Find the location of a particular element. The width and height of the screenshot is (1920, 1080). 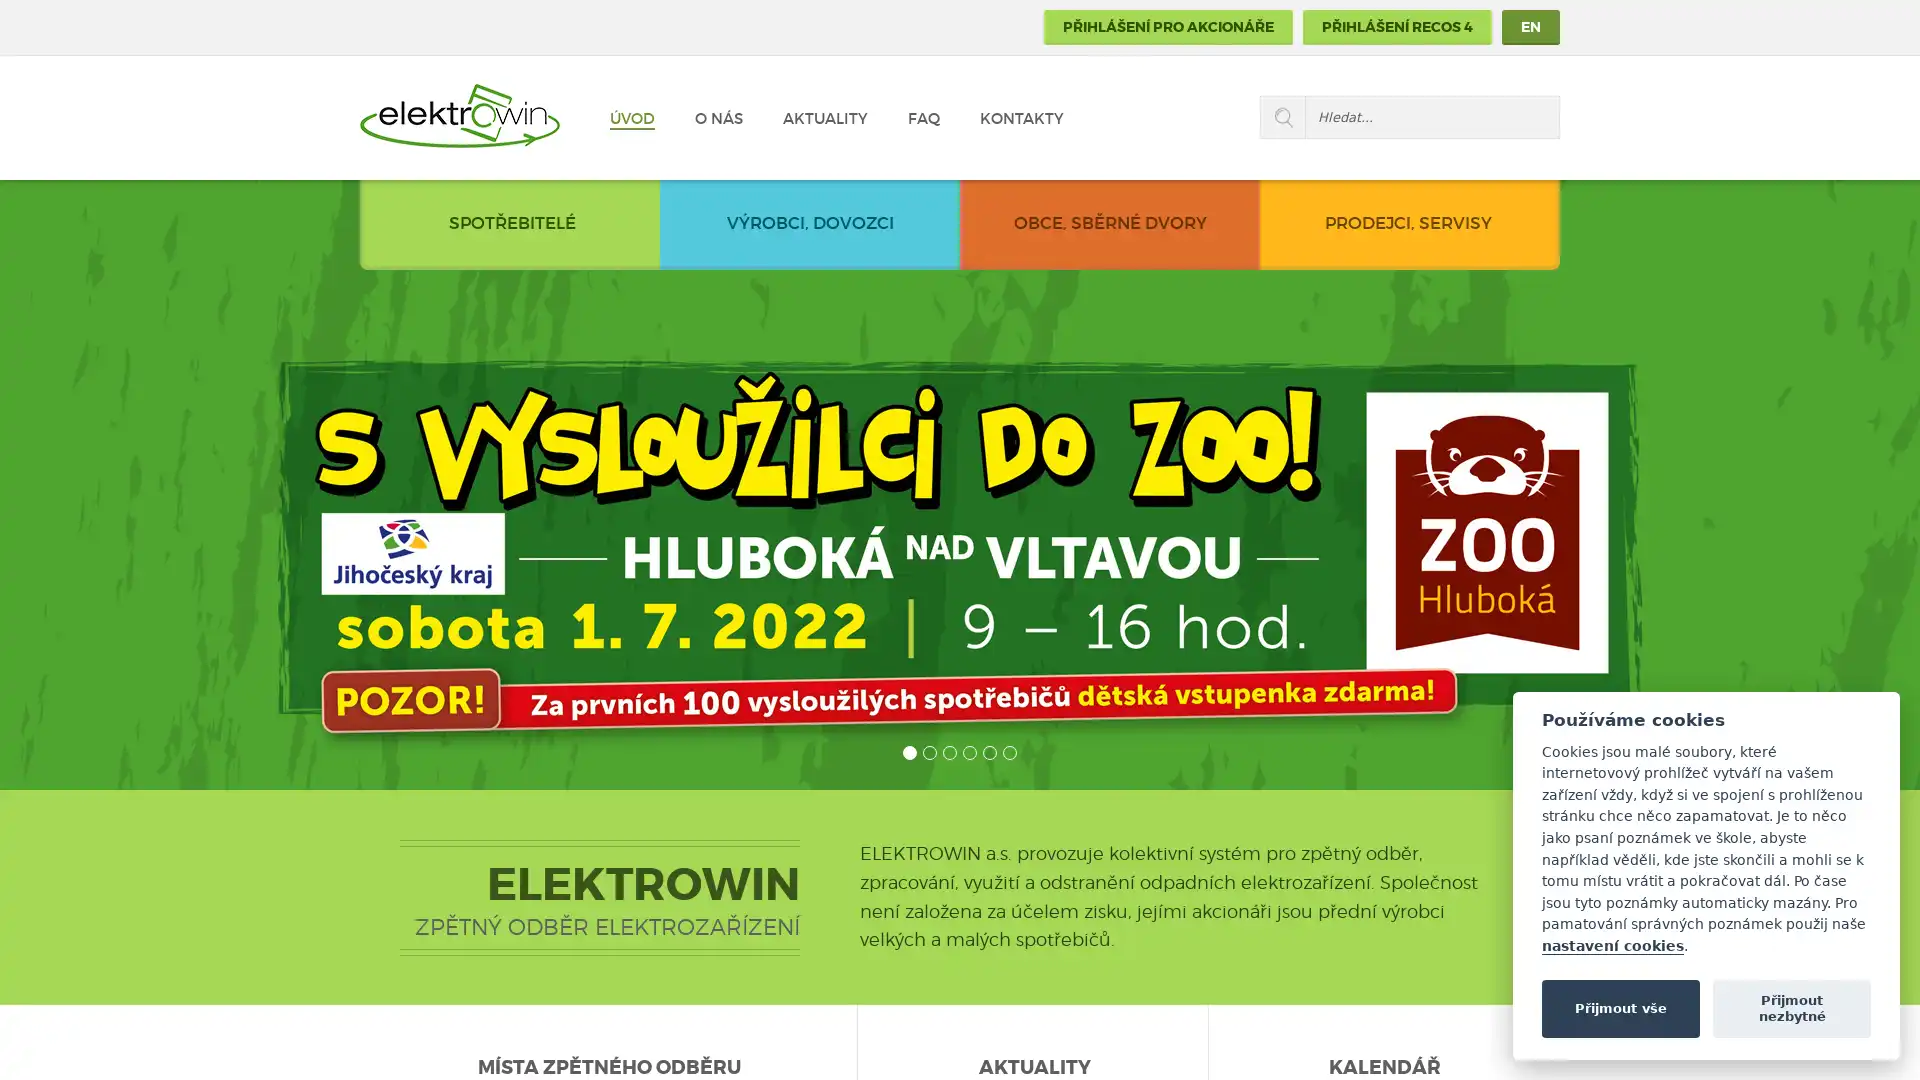

Prijmout nezbytne is located at coordinates (1791, 1007).